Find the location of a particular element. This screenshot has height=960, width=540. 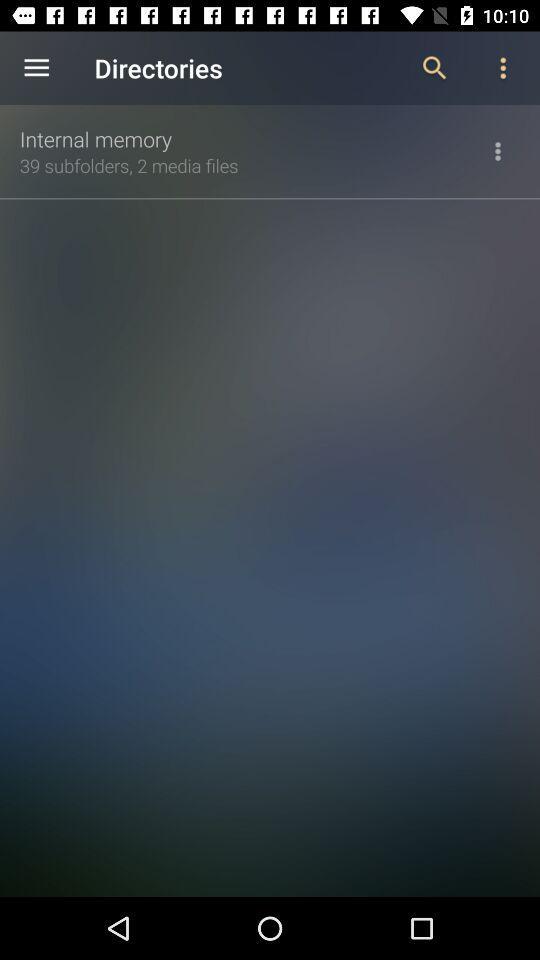

the app to the left of the directories app is located at coordinates (36, 68).